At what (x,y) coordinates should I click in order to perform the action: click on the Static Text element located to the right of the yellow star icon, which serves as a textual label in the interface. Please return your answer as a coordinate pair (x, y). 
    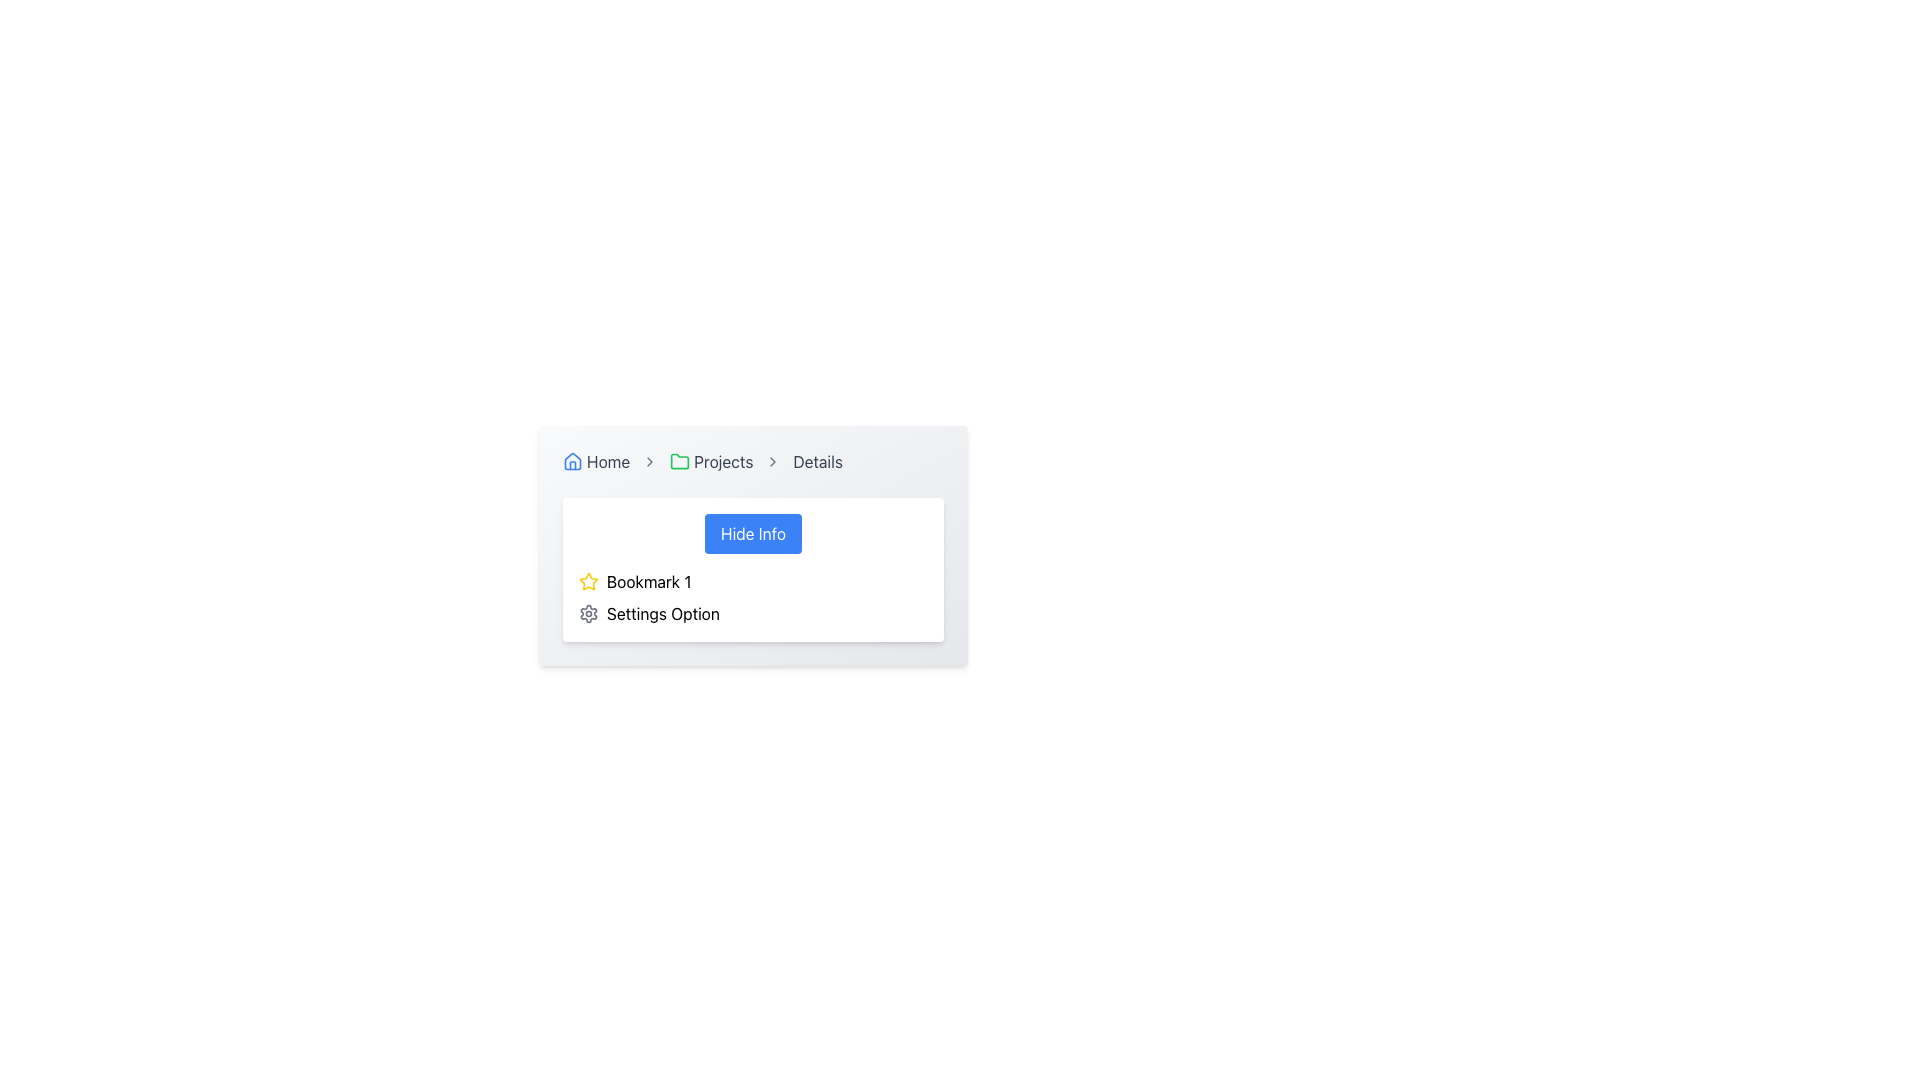
    Looking at the image, I should click on (649, 582).